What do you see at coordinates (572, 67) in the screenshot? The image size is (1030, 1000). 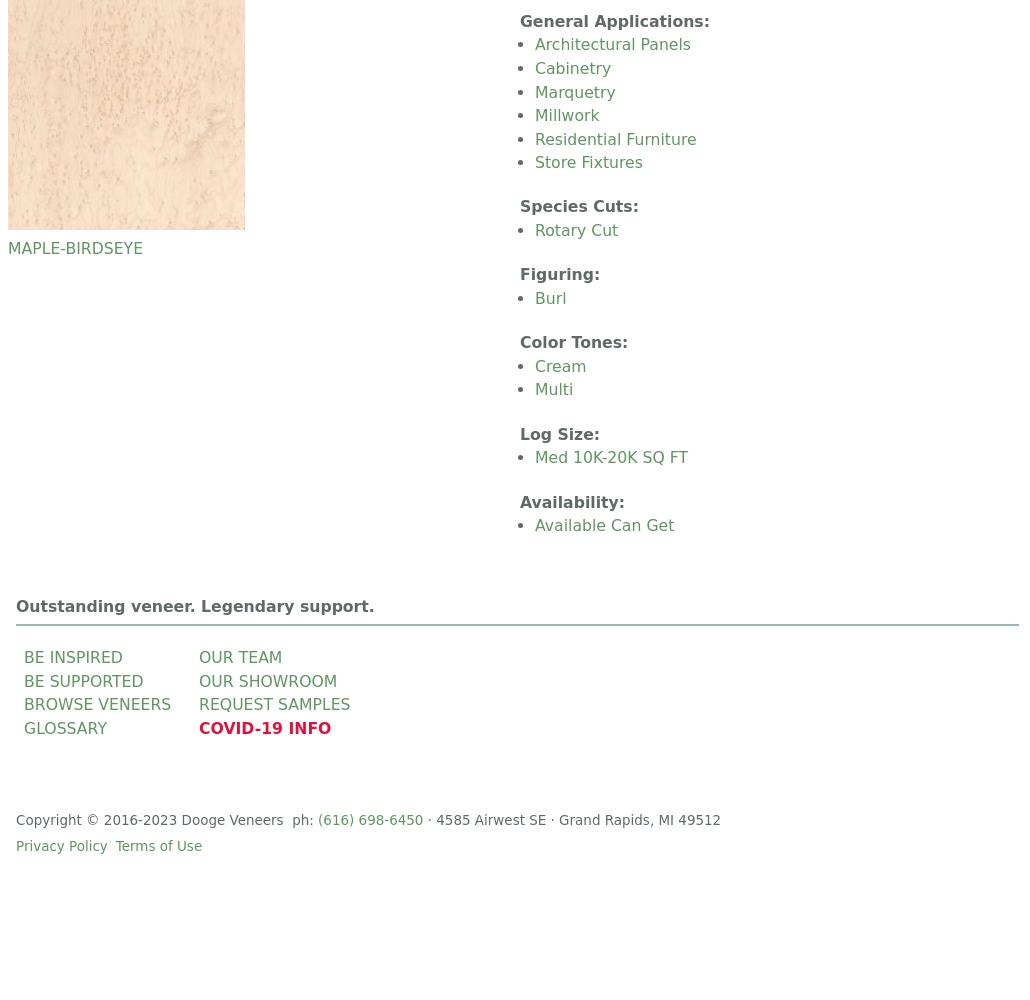 I see `'Cabinetry'` at bounding box center [572, 67].